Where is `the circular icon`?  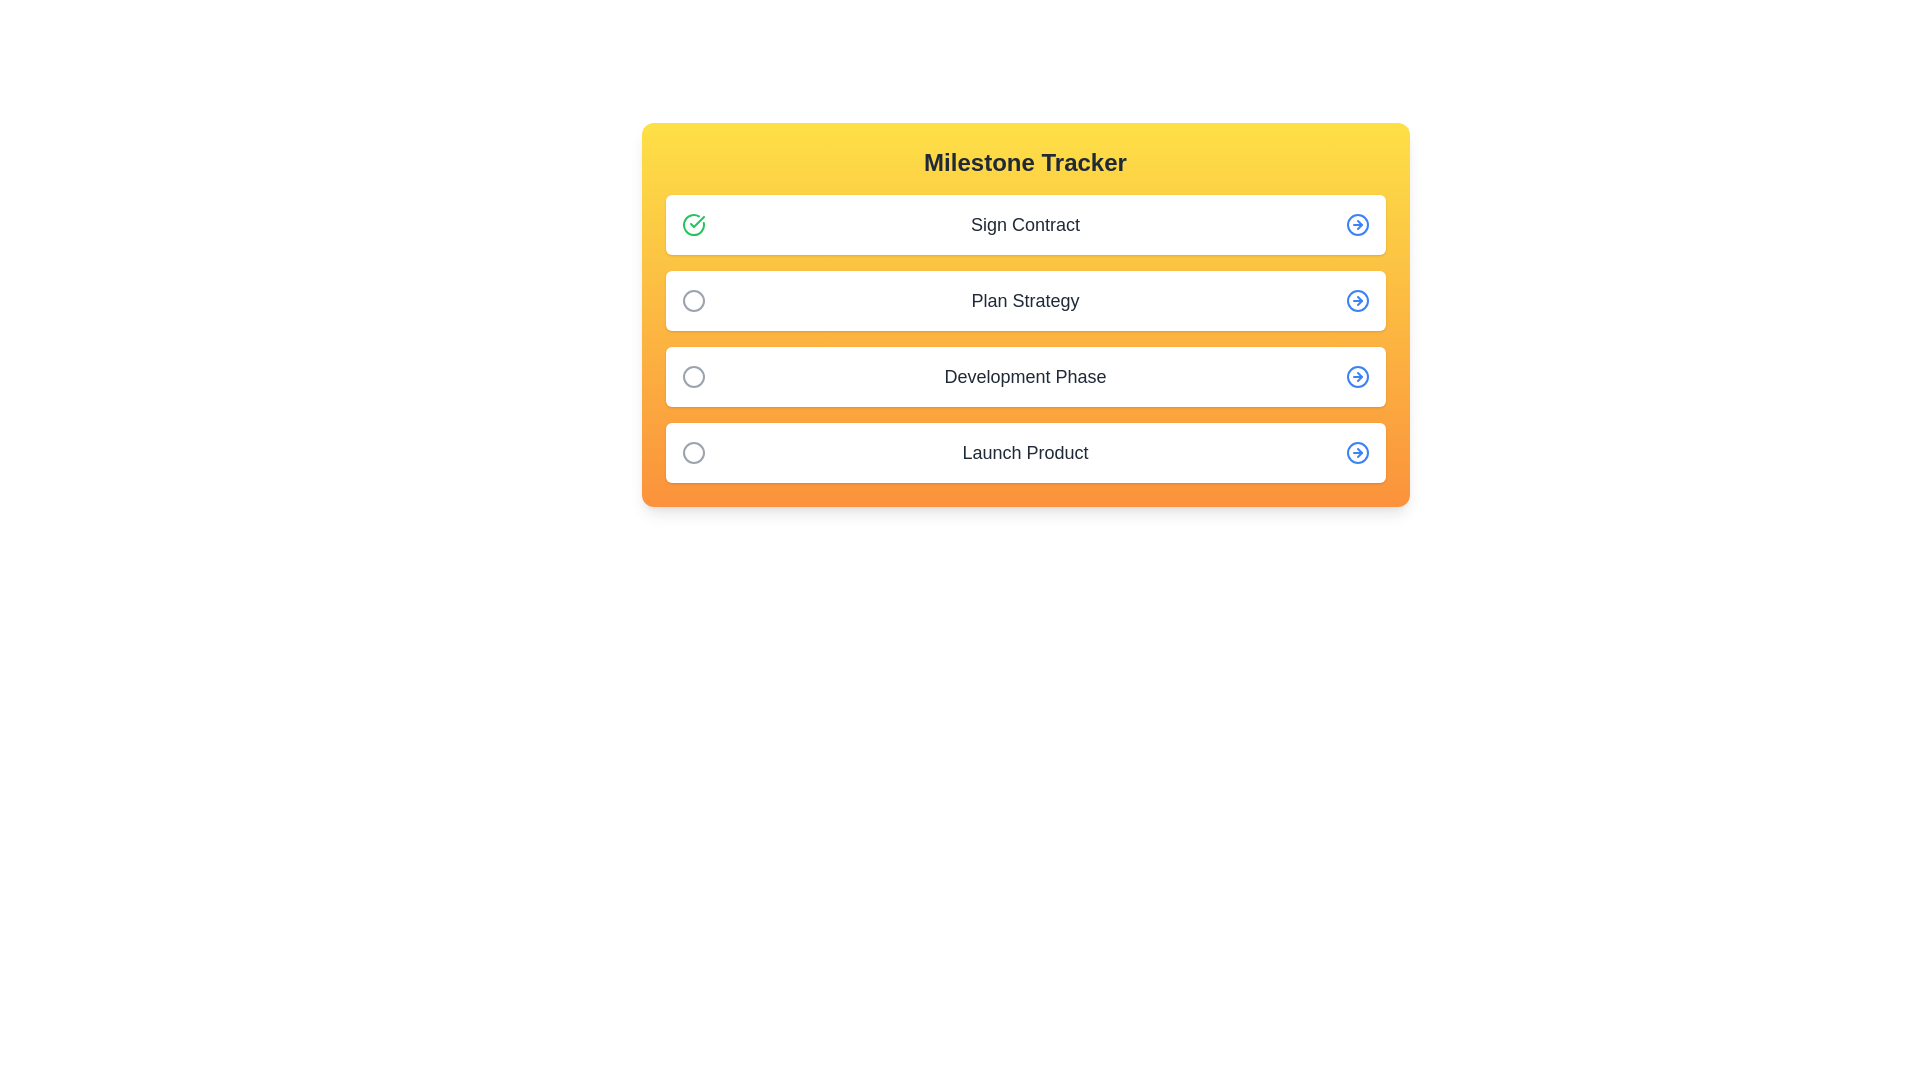 the circular icon is located at coordinates (693, 300).